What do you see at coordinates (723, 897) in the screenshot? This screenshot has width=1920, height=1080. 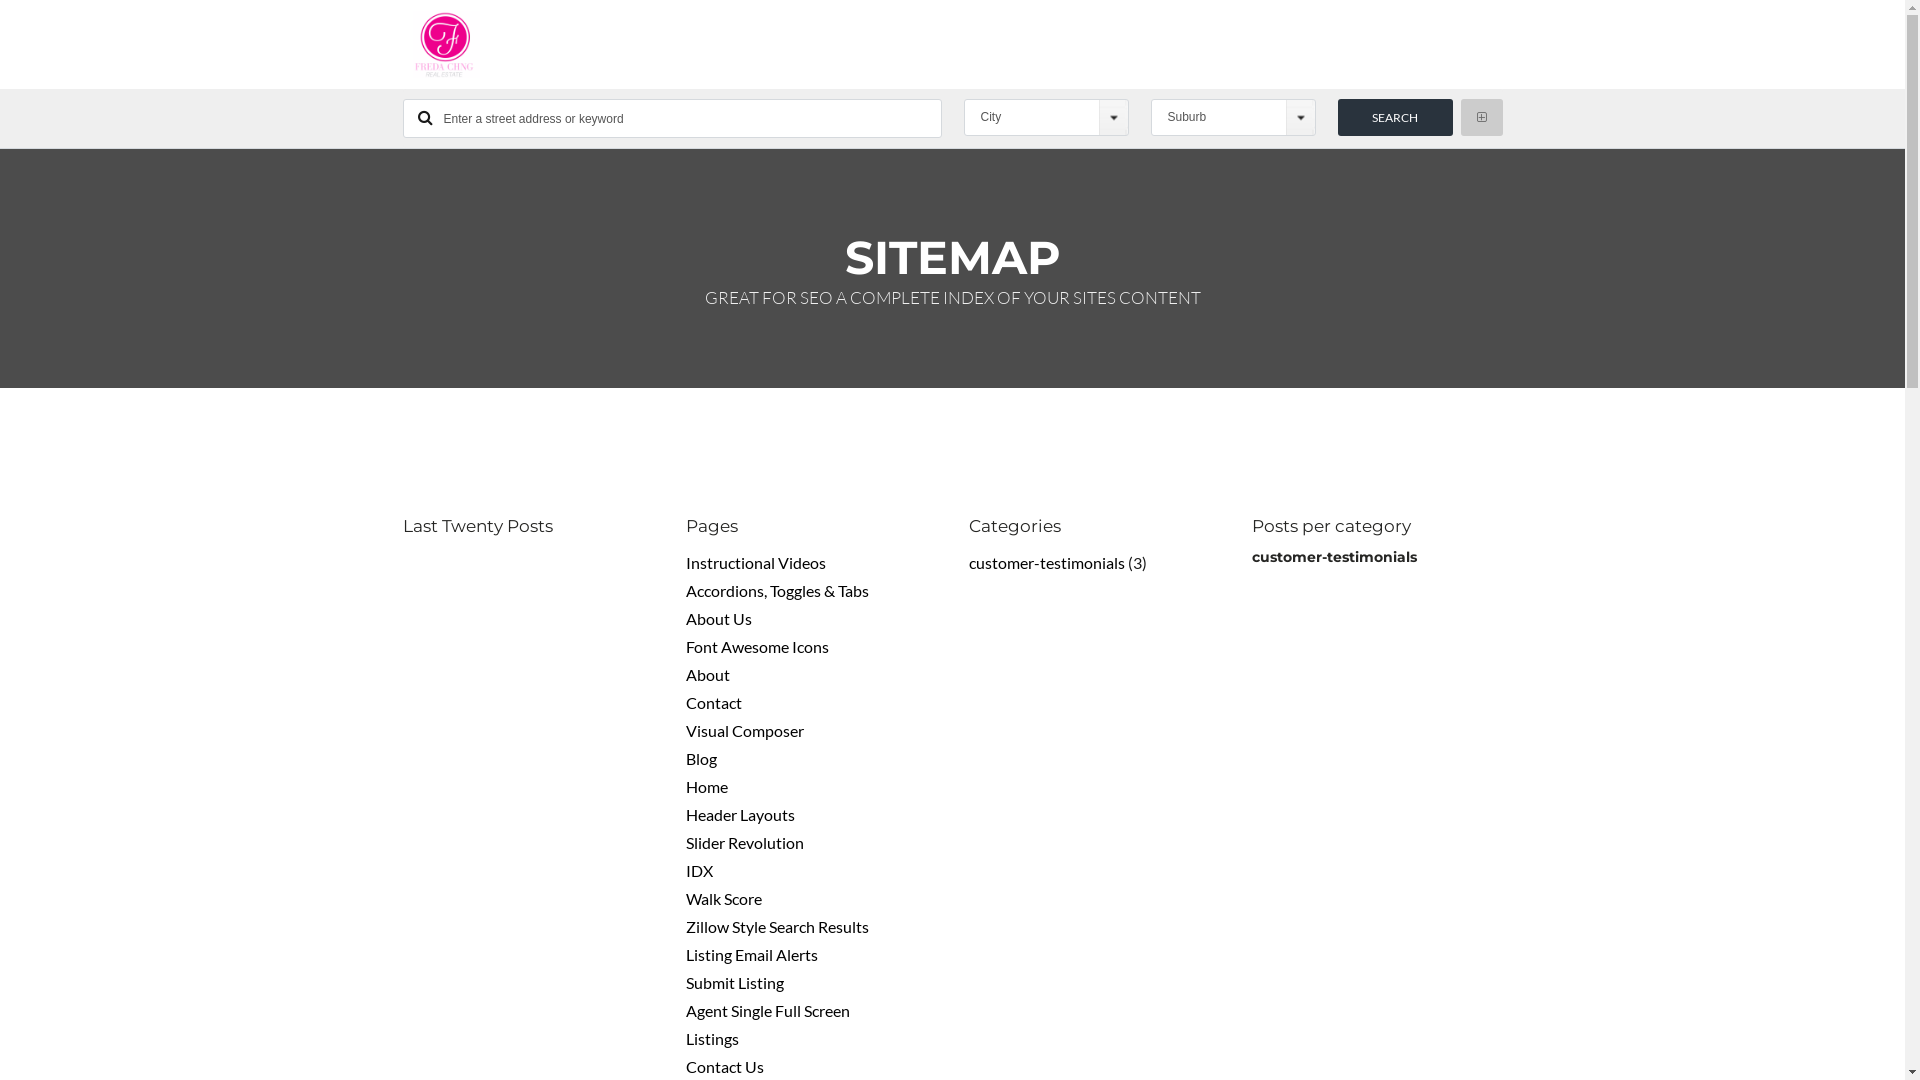 I see `'Walk Score'` at bounding box center [723, 897].